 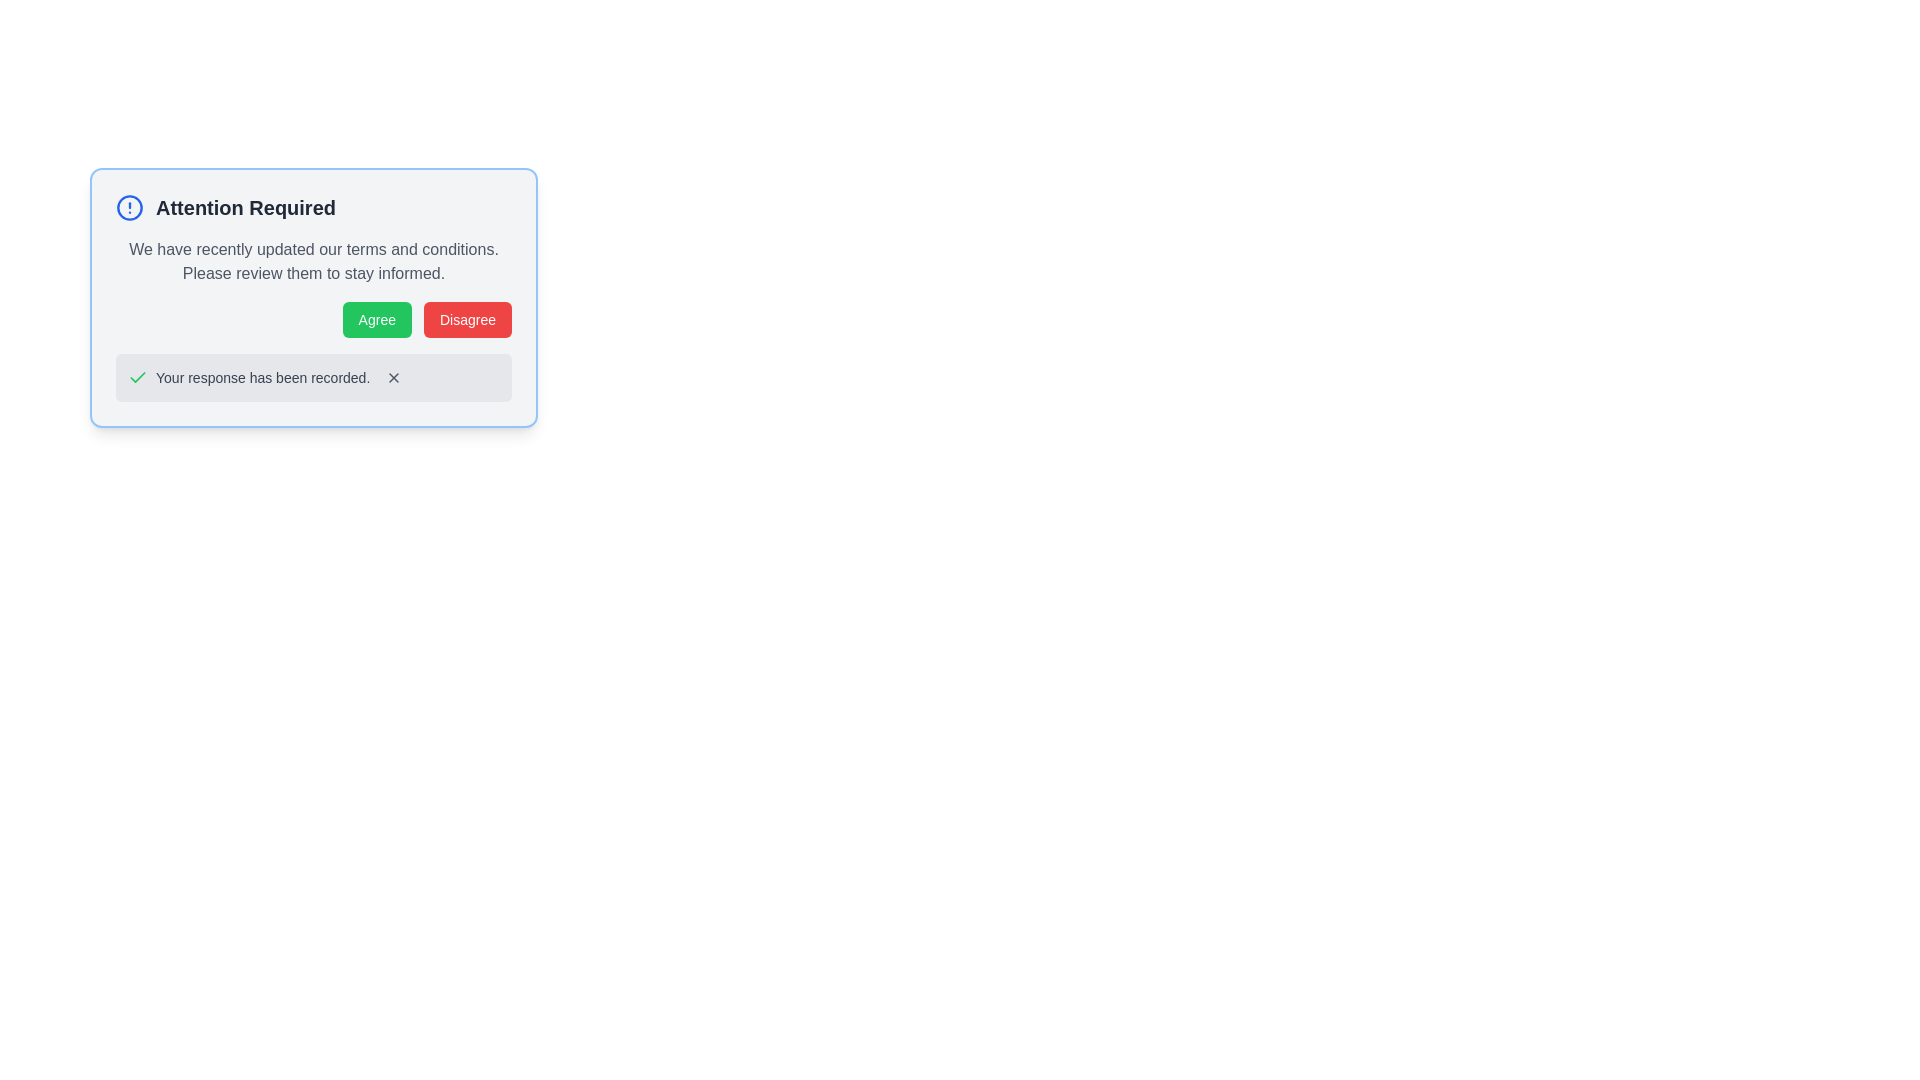 I want to click on the circular icon with a blue border and an exclamation mark symbol, which signifies an alert, located to the left of the 'Attention Required' text, so click(x=128, y=208).